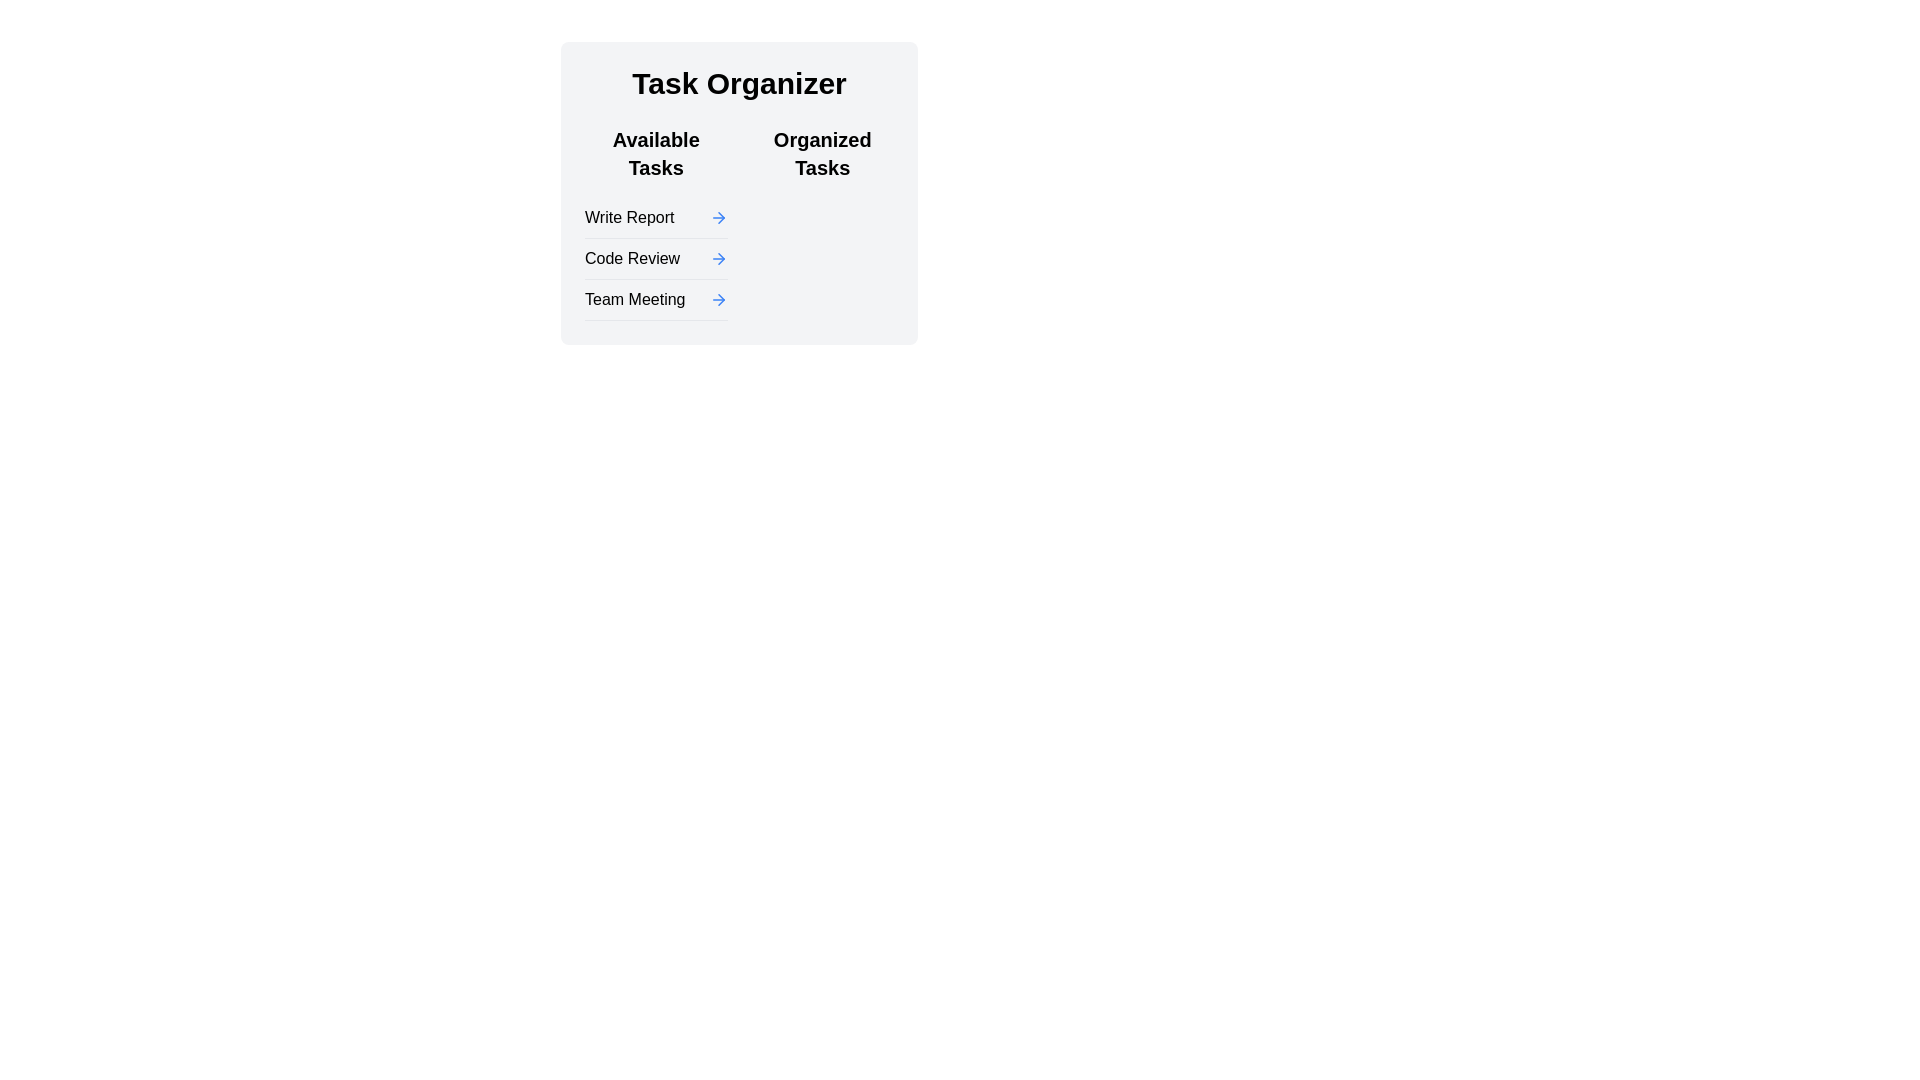  What do you see at coordinates (720, 257) in the screenshot?
I see `the arrow icon in the second row of the 'Available Tasks' section` at bounding box center [720, 257].